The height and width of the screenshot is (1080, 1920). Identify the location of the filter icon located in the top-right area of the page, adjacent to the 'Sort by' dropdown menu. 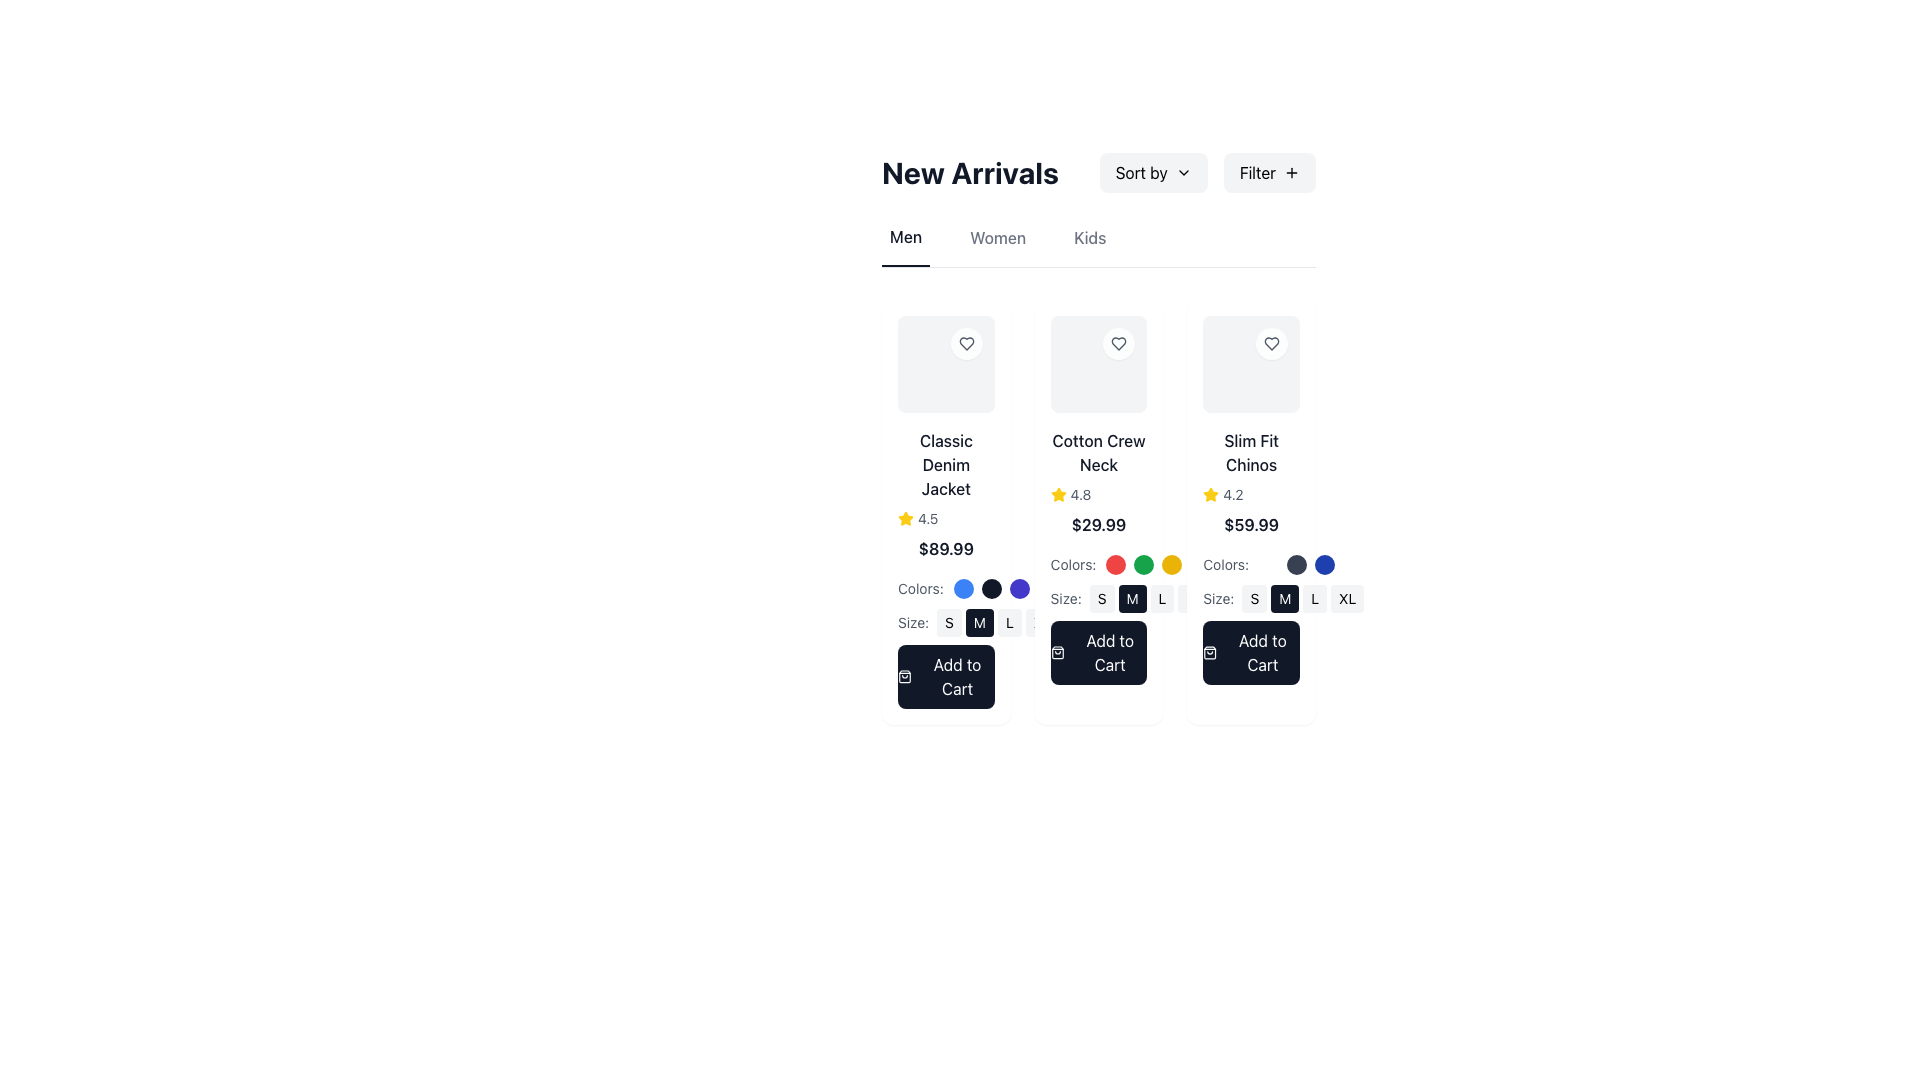
(1291, 172).